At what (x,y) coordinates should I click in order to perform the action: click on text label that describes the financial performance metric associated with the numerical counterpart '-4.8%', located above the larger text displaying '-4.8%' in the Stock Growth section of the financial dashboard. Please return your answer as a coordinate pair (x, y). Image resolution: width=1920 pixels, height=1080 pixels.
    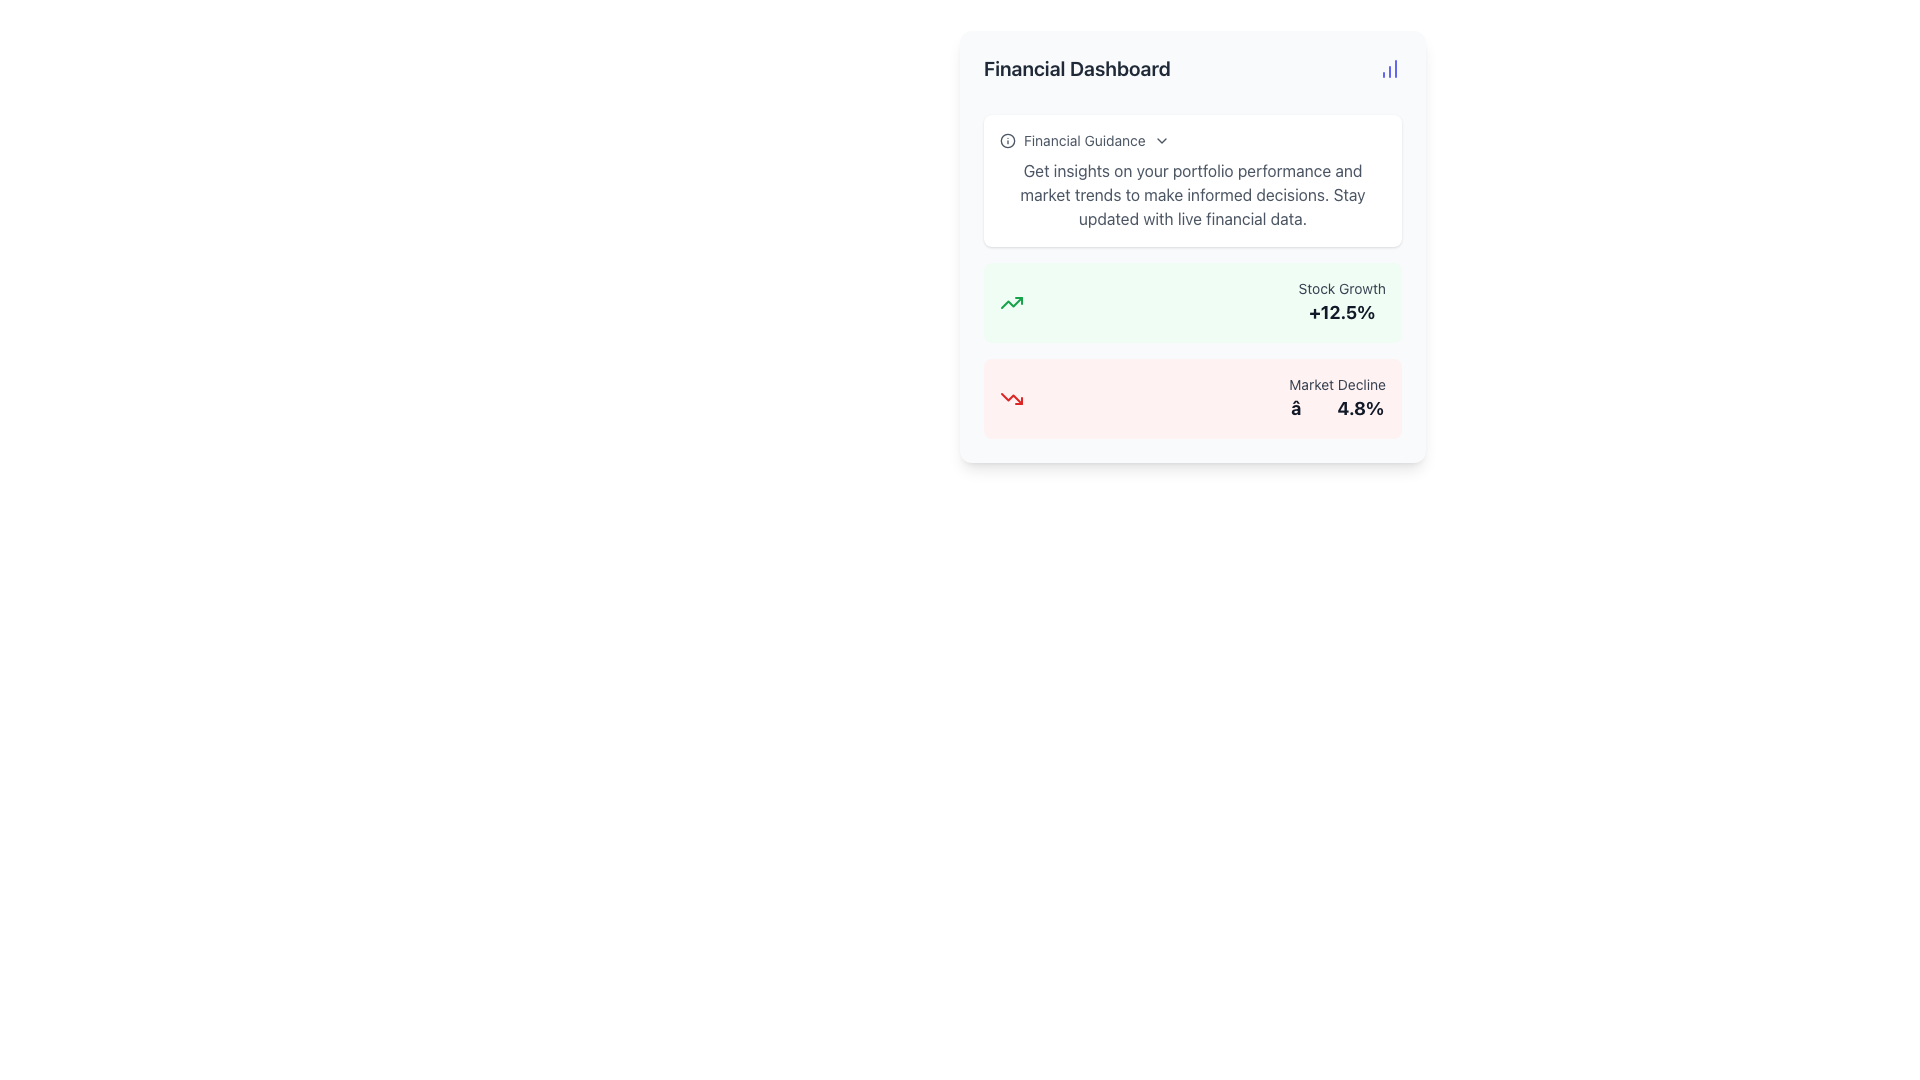
    Looking at the image, I should click on (1337, 385).